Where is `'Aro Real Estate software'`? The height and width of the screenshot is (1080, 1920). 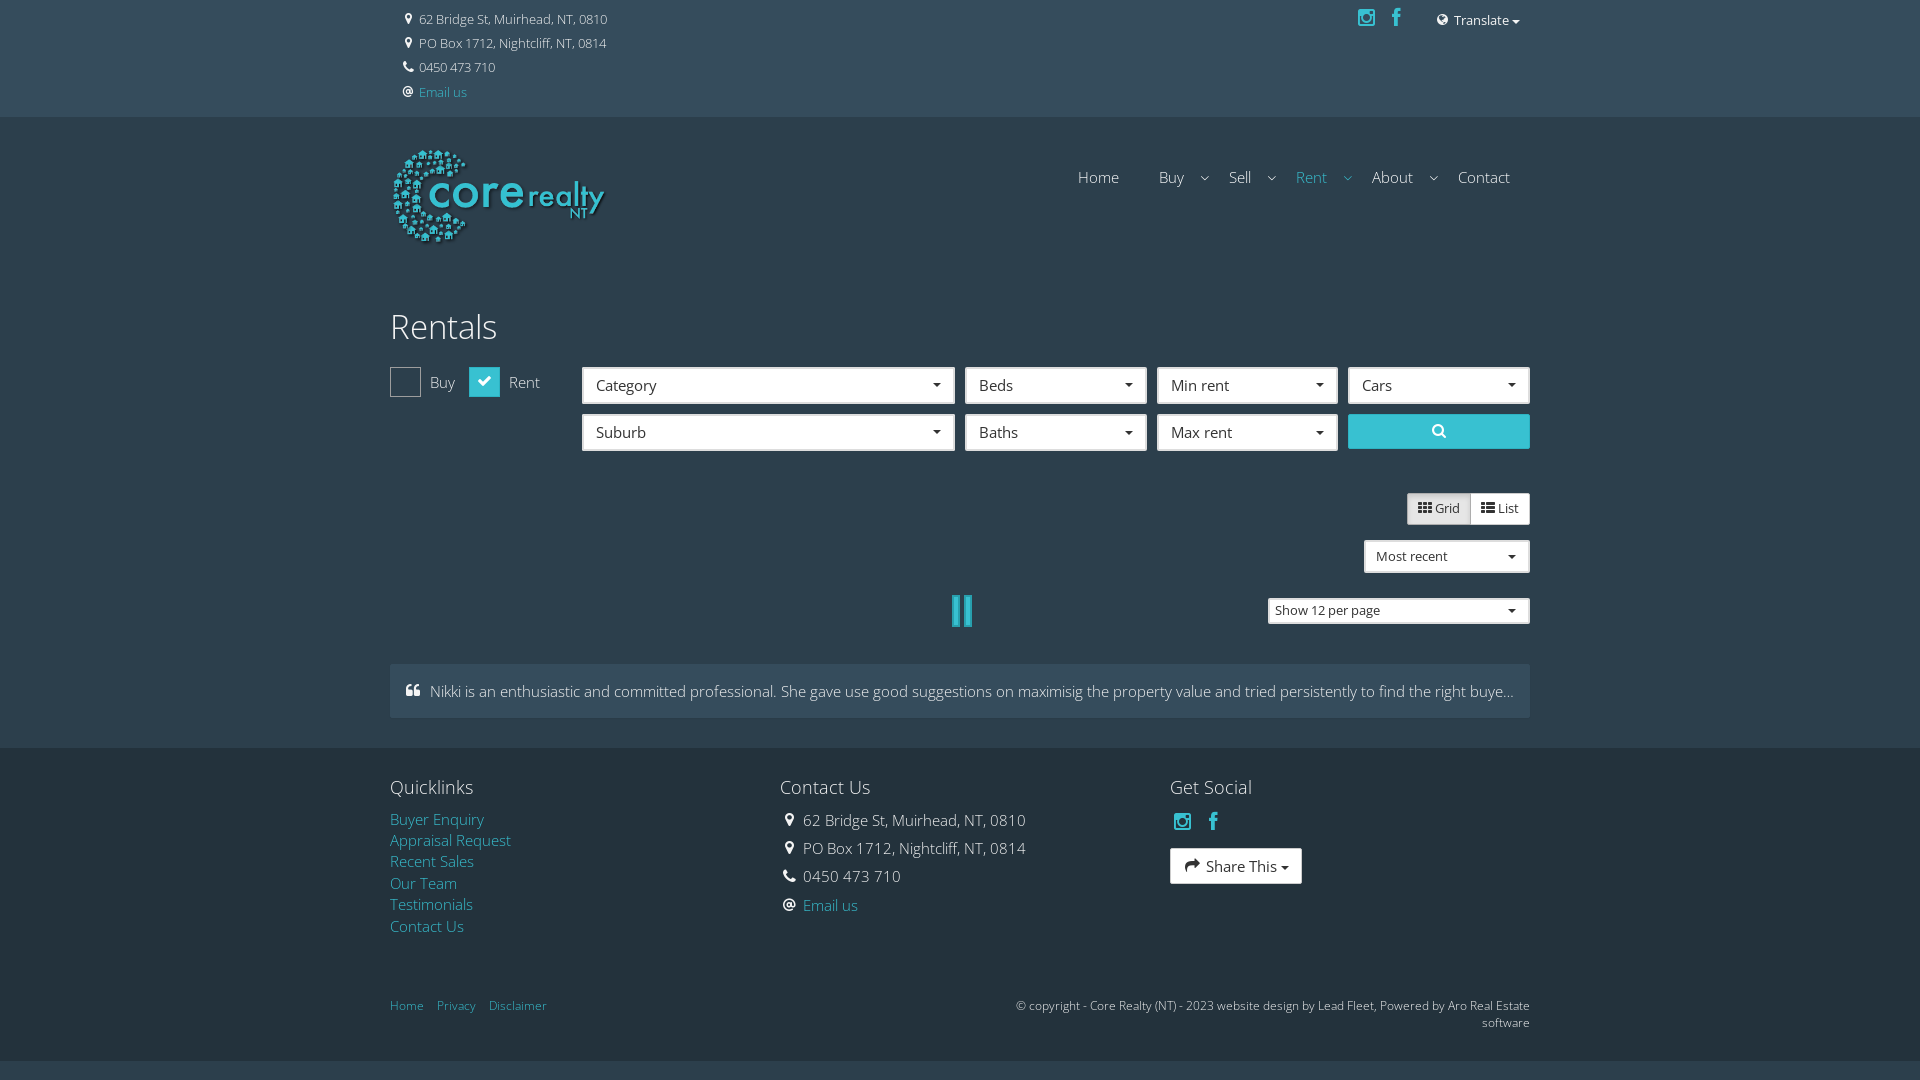 'Aro Real Estate software' is located at coordinates (1488, 1014).